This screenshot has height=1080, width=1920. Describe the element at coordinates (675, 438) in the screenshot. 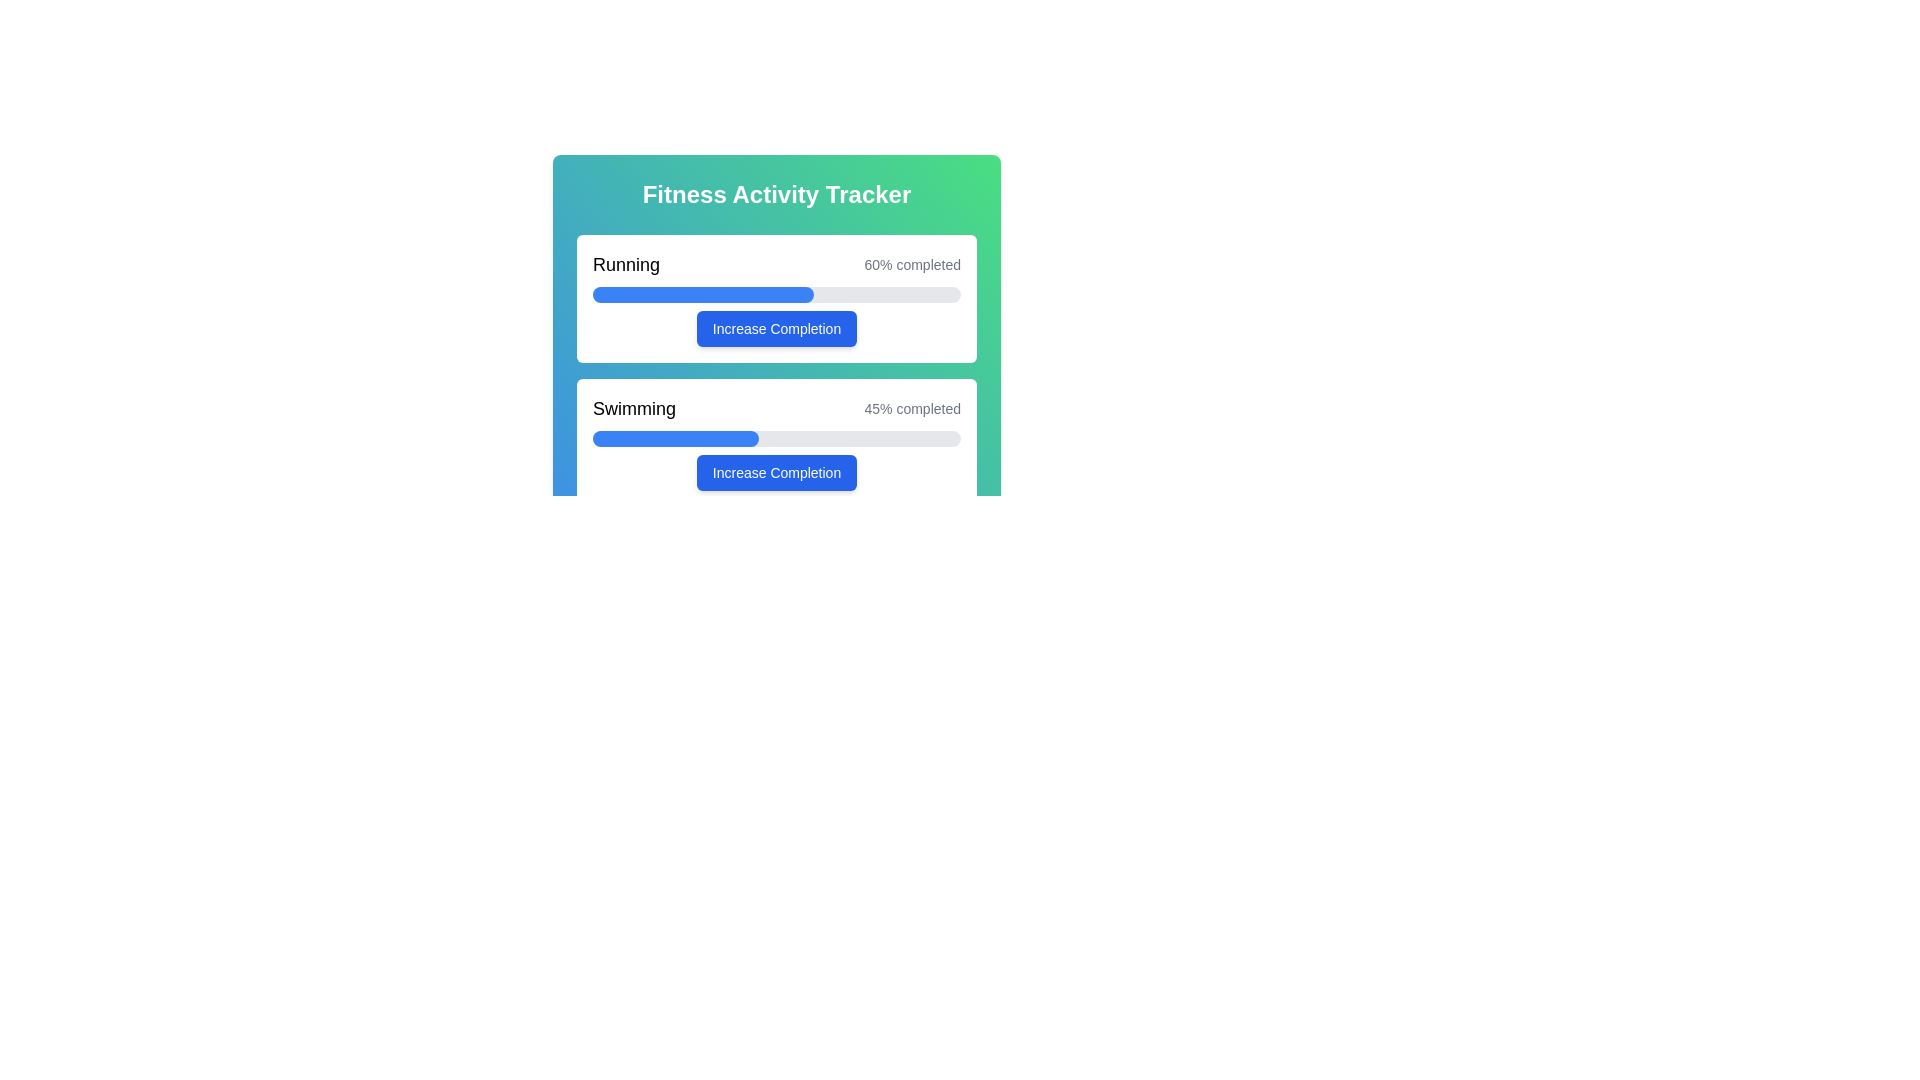

I see `the filled portion of the progress bar indicating the completion percentage of the 'Swimming' activity in the fitness tracker interface` at that location.